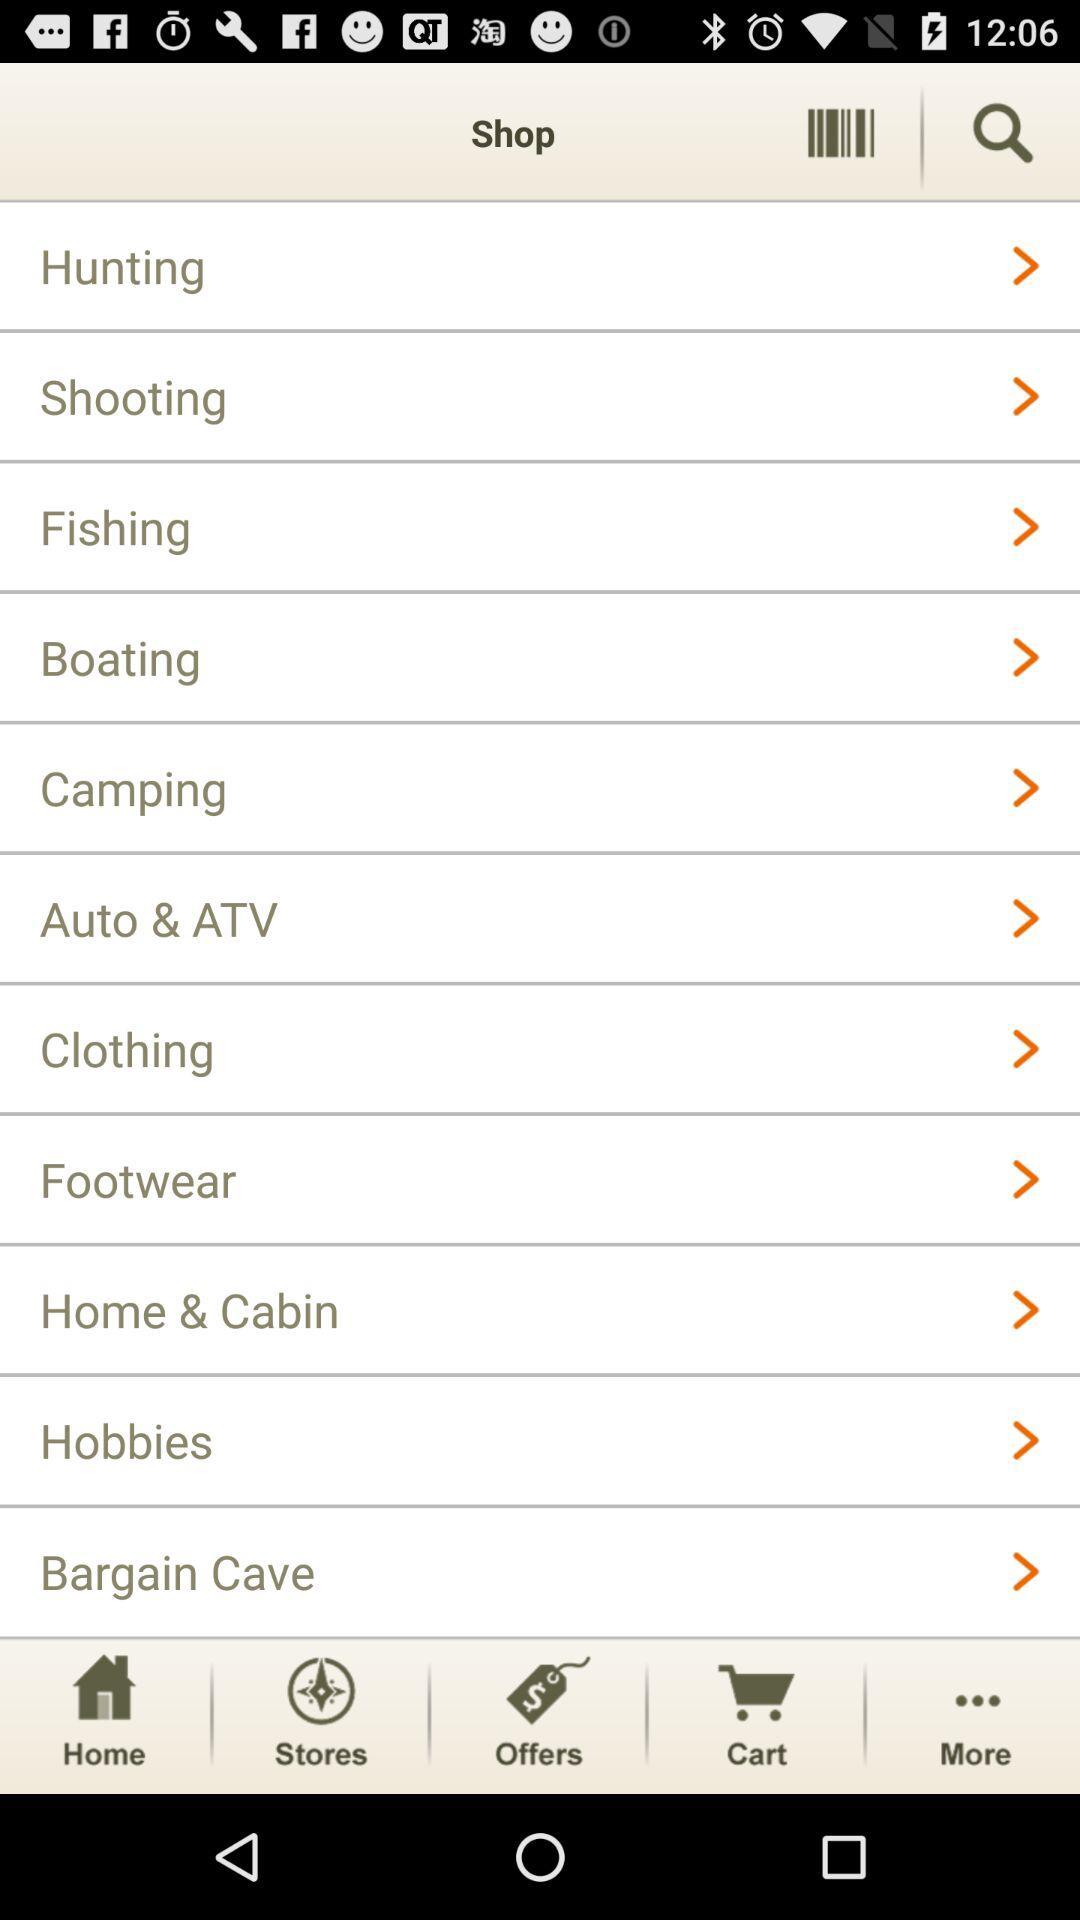 The width and height of the screenshot is (1080, 1920). I want to click on the third option from last, so click(536, 1714).